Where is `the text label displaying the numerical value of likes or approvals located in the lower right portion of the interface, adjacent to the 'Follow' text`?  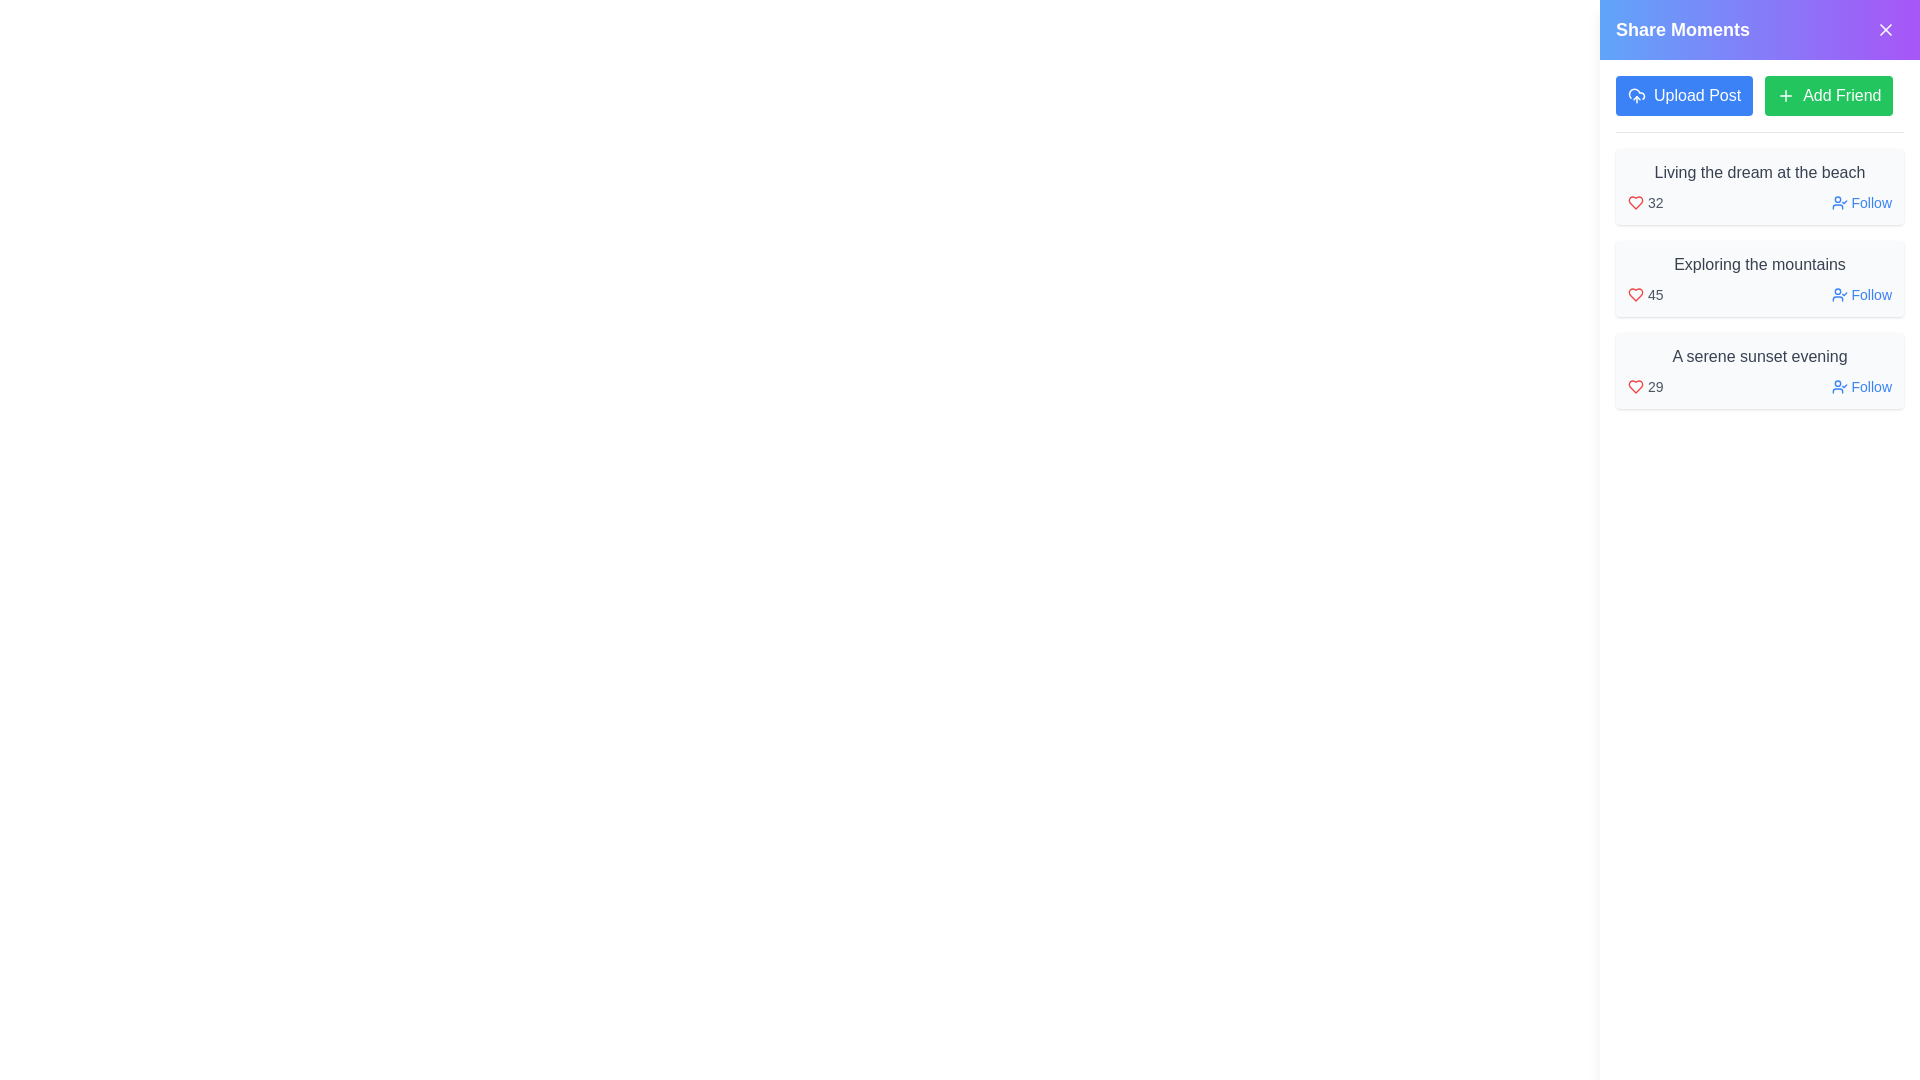
the text label displaying the numerical value of likes or approvals located in the lower right portion of the interface, adjacent to the 'Follow' text is located at coordinates (1645, 386).